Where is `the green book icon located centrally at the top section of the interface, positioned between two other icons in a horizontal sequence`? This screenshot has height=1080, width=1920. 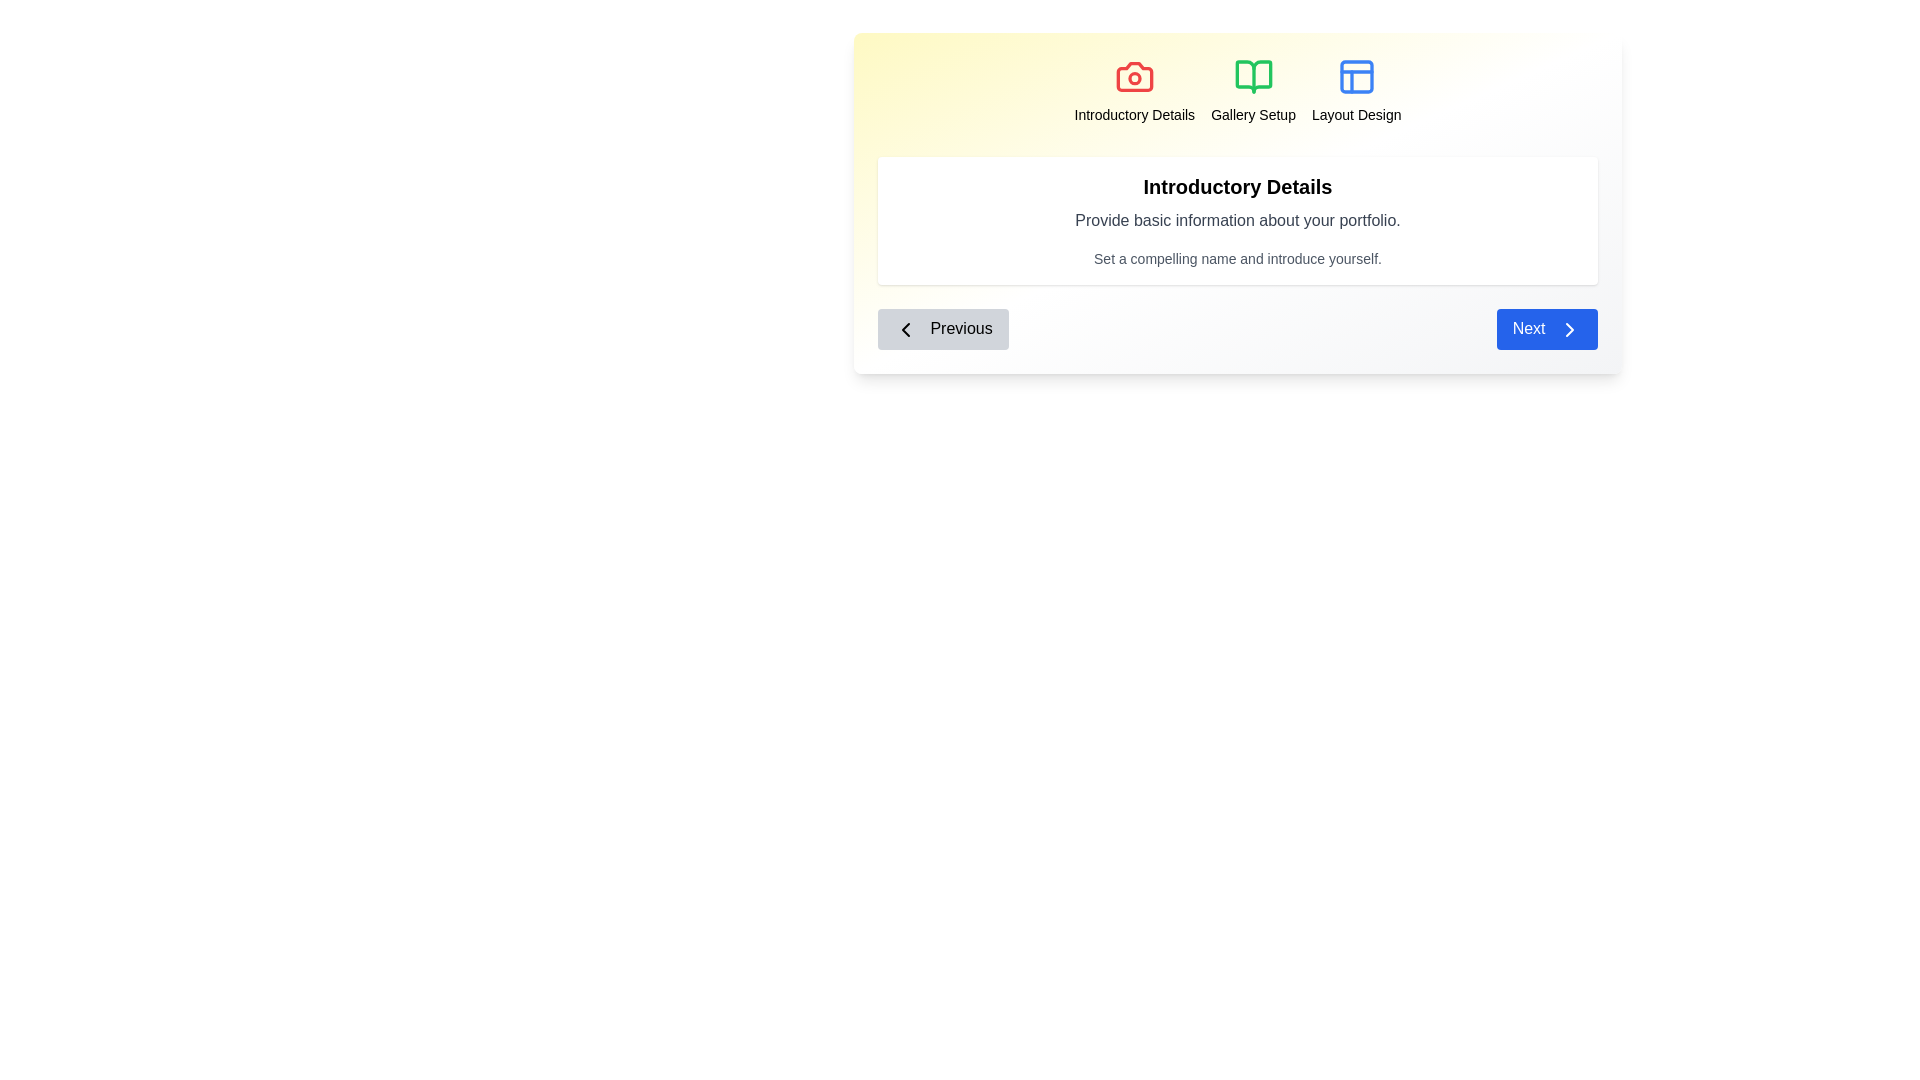 the green book icon located centrally at the top section of the interface, positioned between two other icons in a horizontal sequence is located at coordinates (1252, 76).